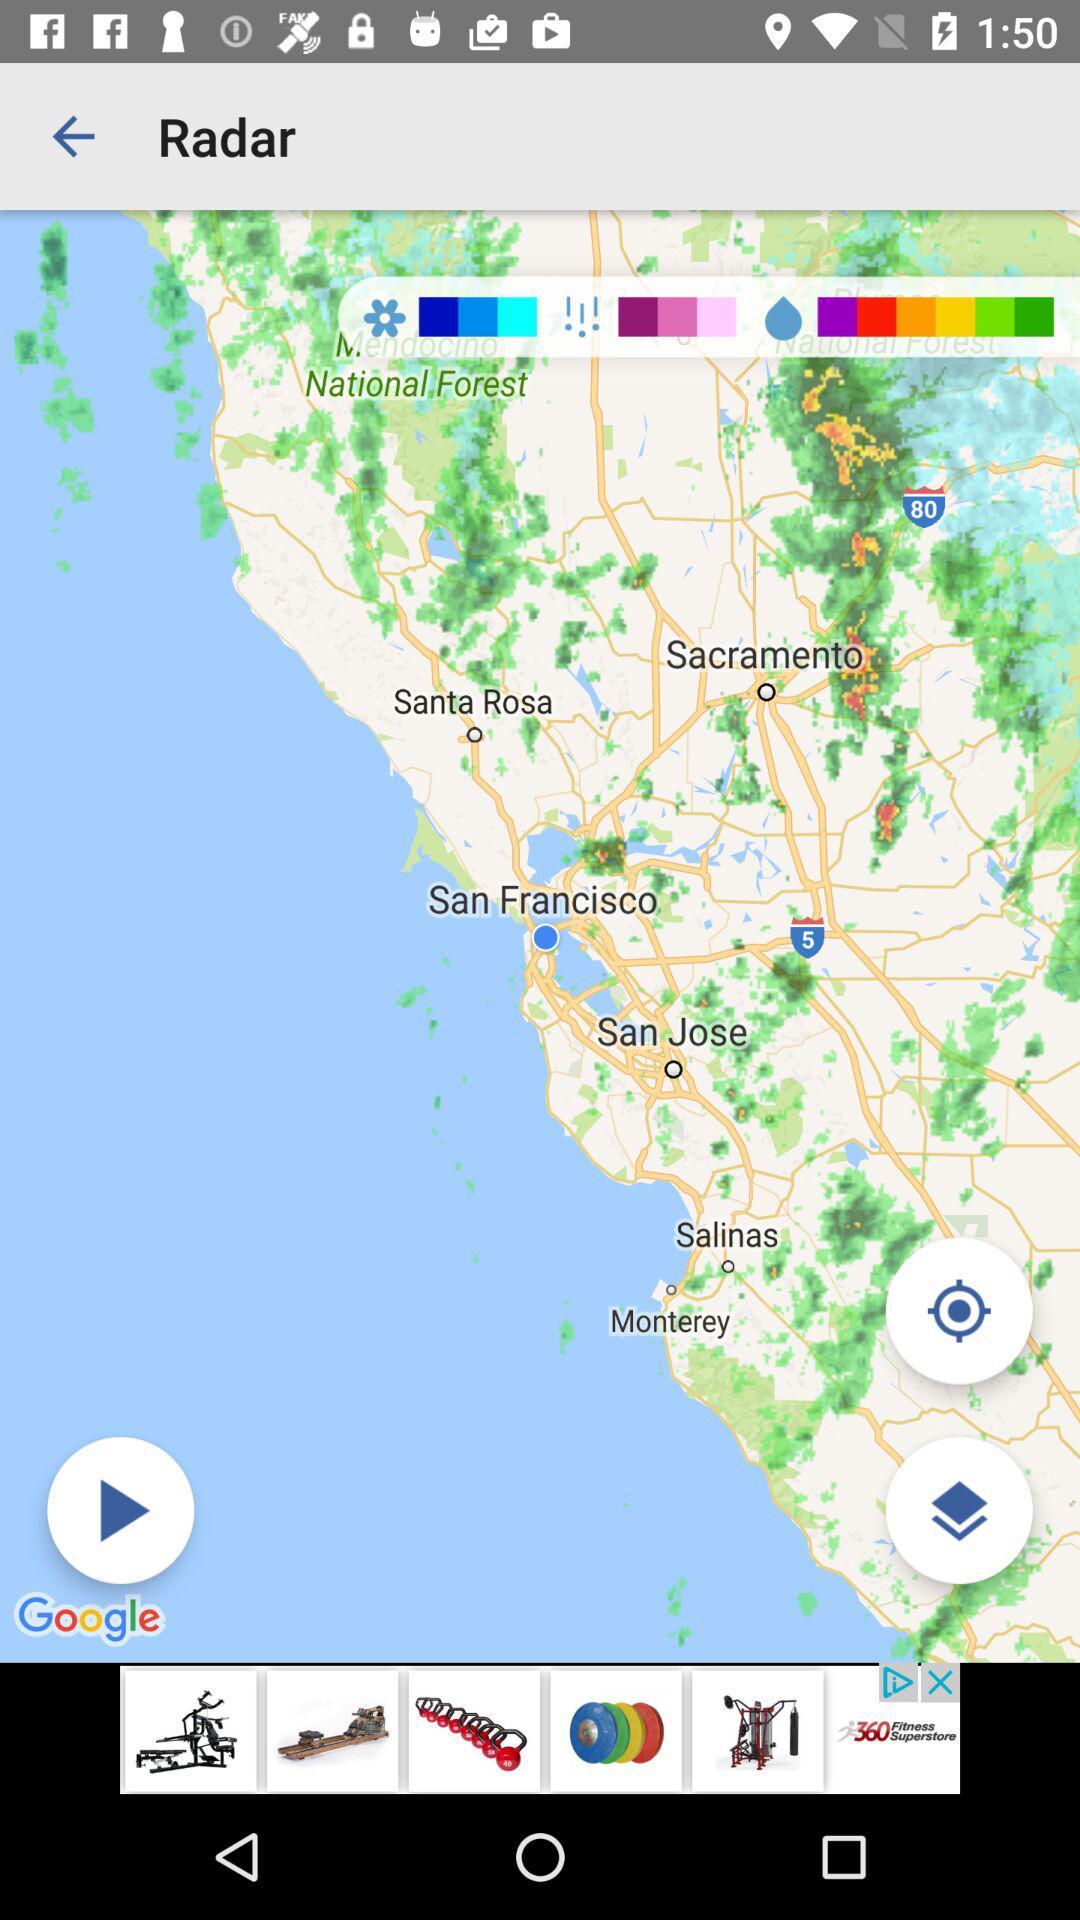 This screenshot has width=1080, height=1920. Describe the element at coordinates (120, 1510) in the screenshot. I see `the play icon` at that location.